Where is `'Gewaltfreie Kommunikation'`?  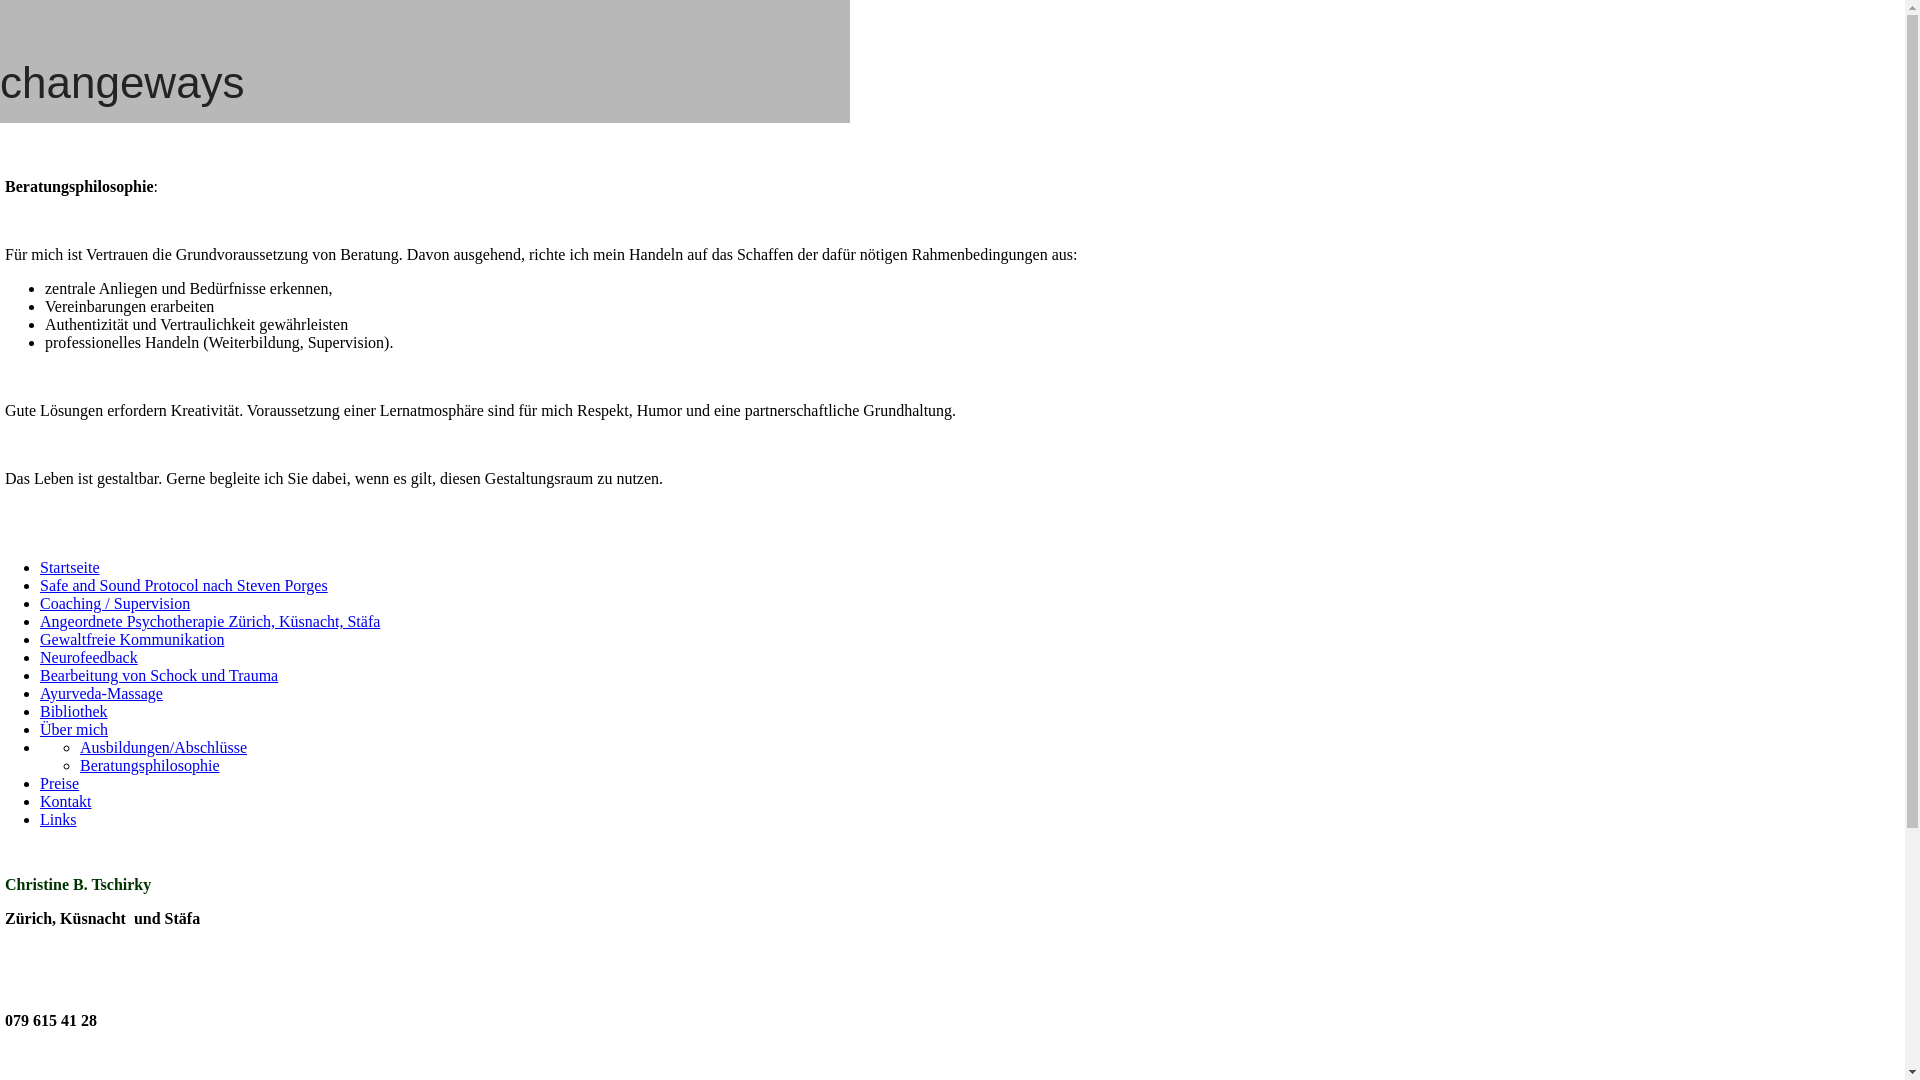
'Gewaltfreie Kommunikation' is located at coordinates (131, 639).